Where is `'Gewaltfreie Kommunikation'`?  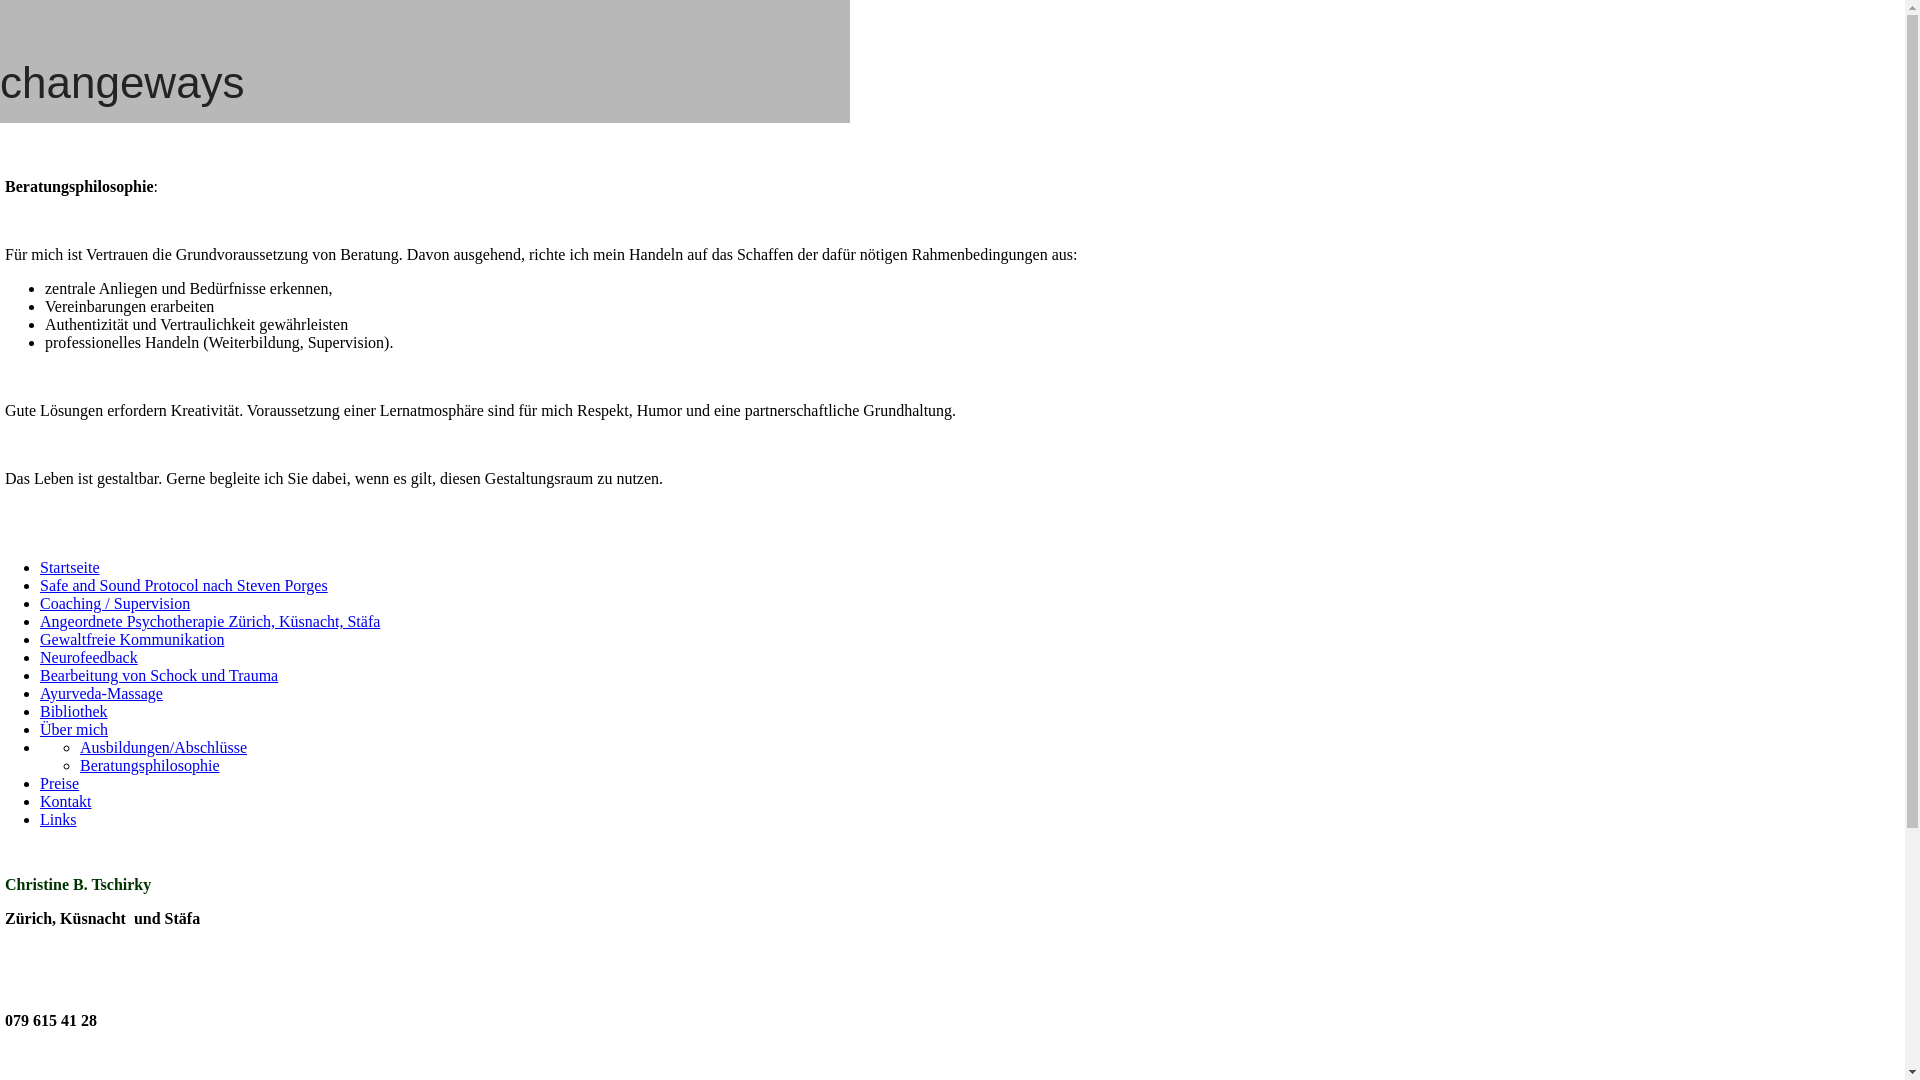
'Gewaltfreie Kommunikation' is located at coordinates (131, 639).